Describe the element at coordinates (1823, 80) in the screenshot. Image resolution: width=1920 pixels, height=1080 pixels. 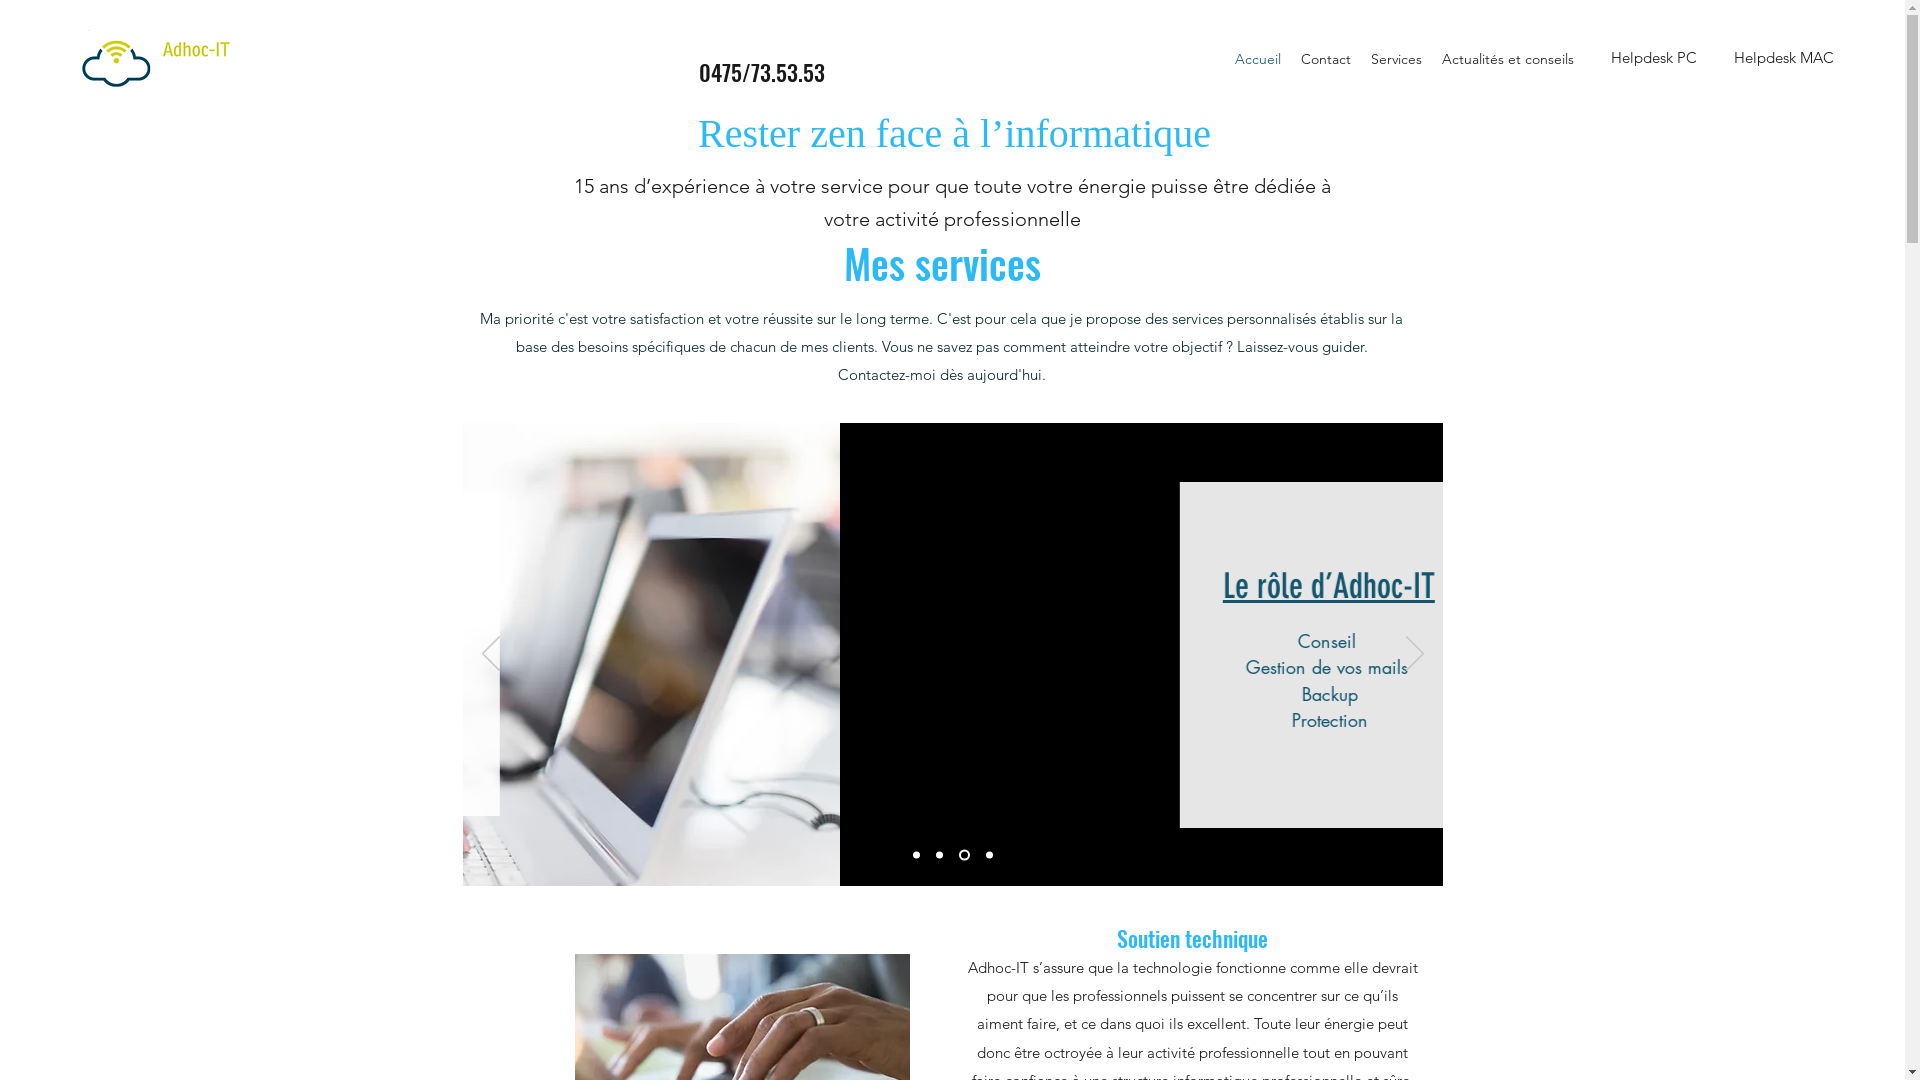
I see `'Helpdesk PC'` at that location.